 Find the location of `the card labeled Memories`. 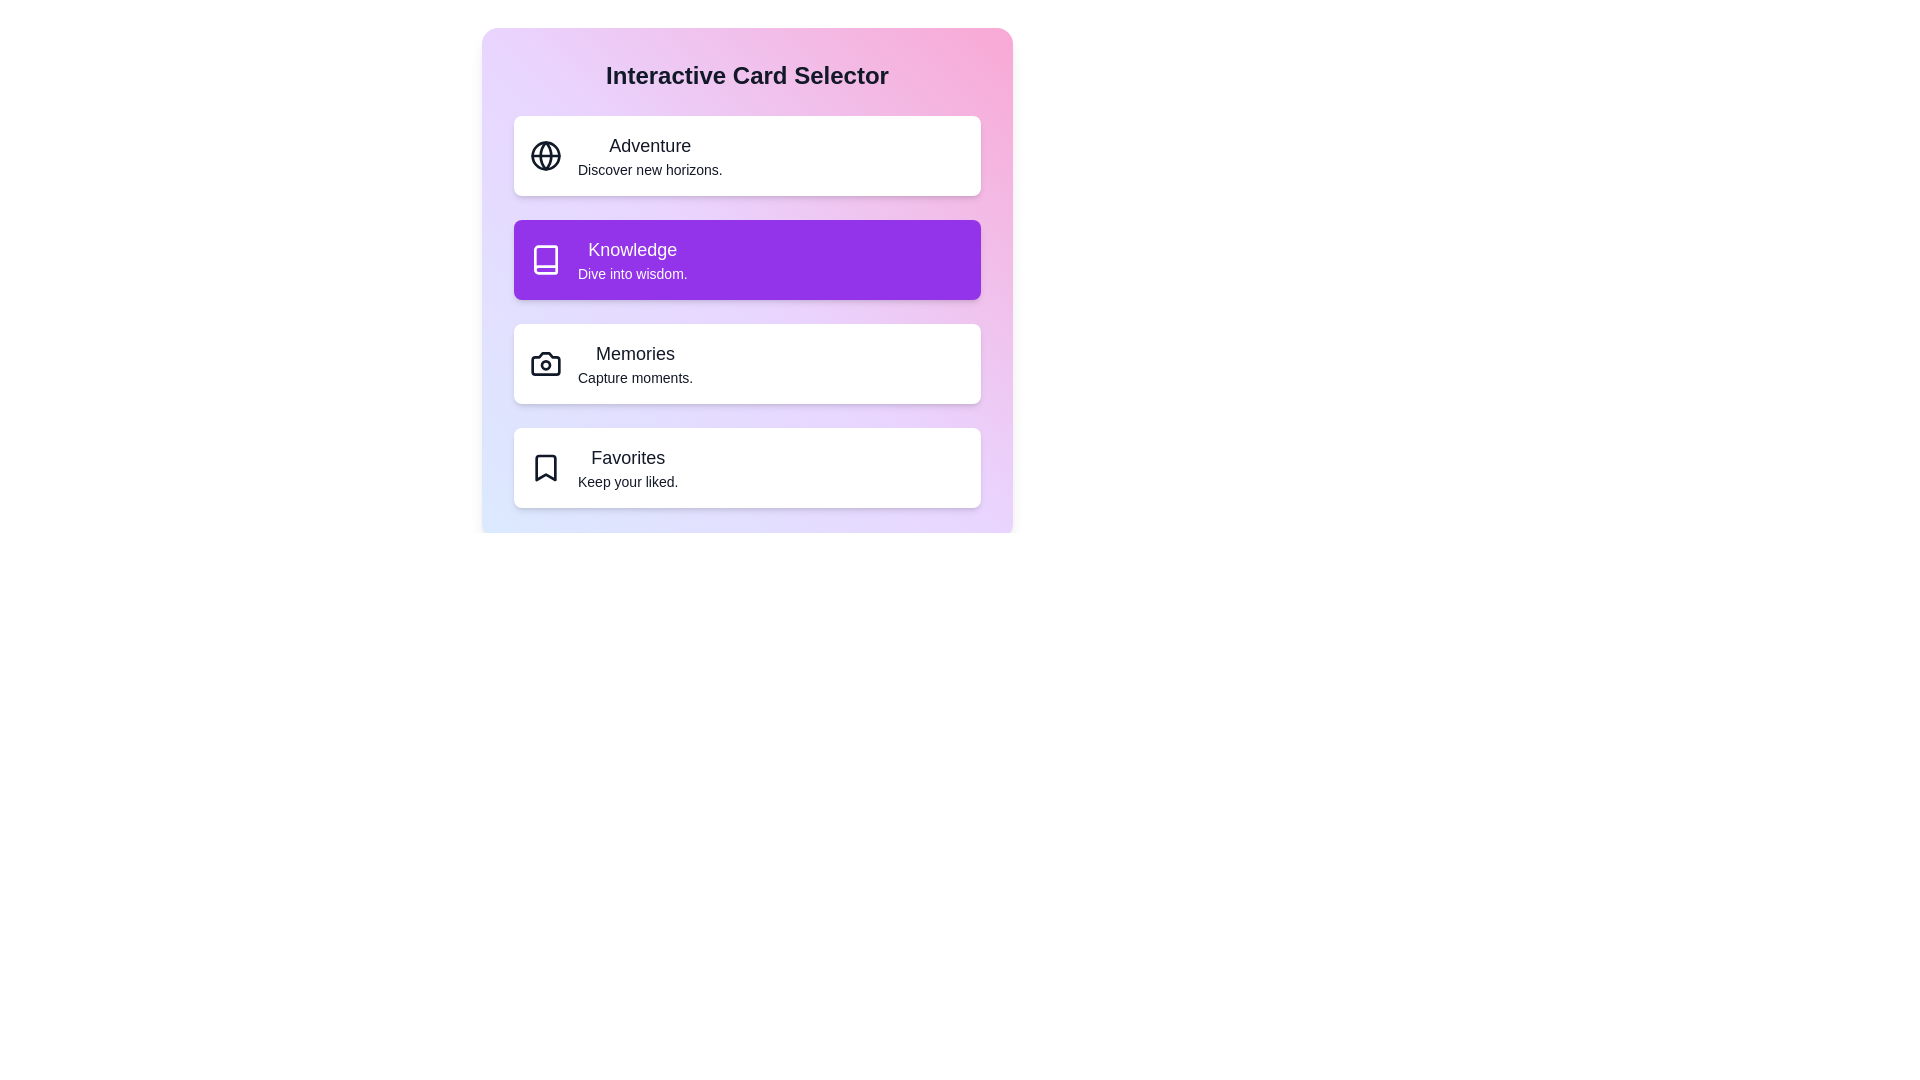

the card labeled Memories is located at coordinates (746, 363).